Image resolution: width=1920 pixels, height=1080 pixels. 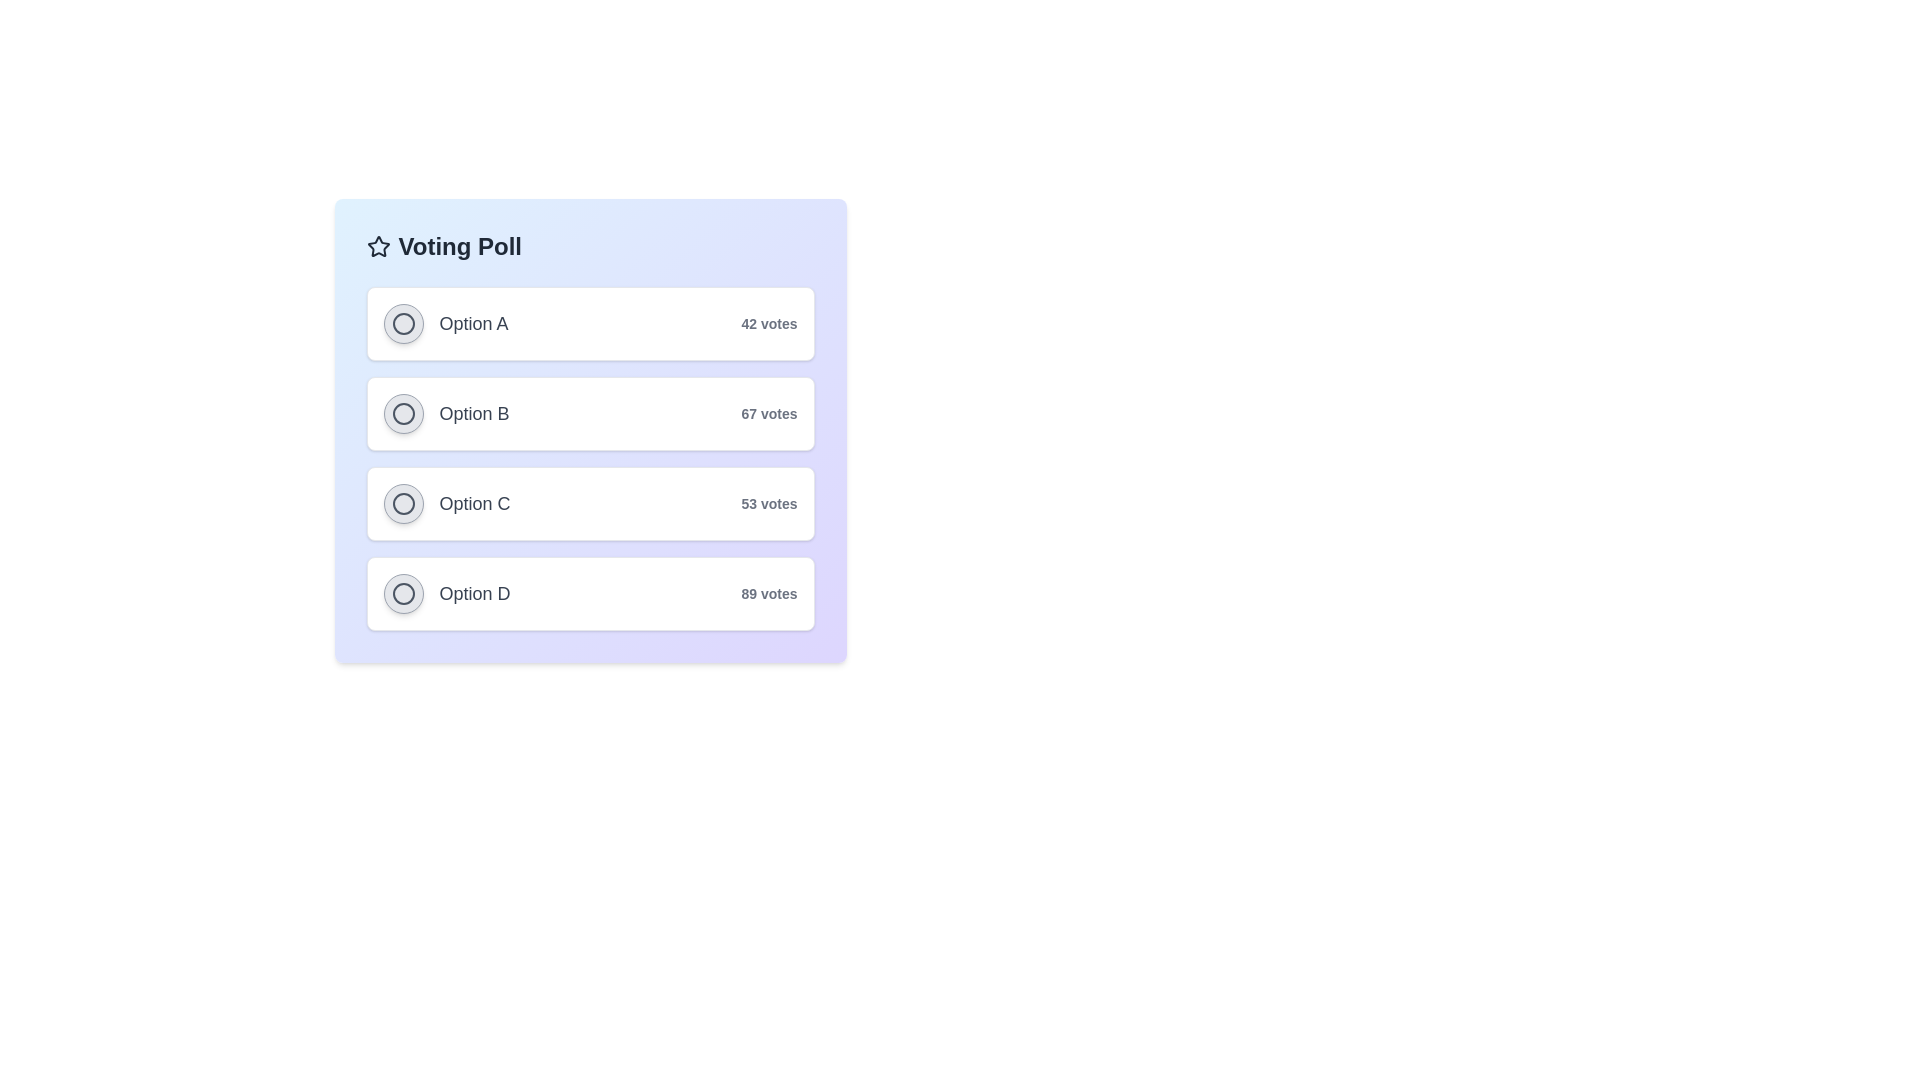 I want to click on the radio button for 'Option A' in the voting poll interface, so click(x=445, y=323).